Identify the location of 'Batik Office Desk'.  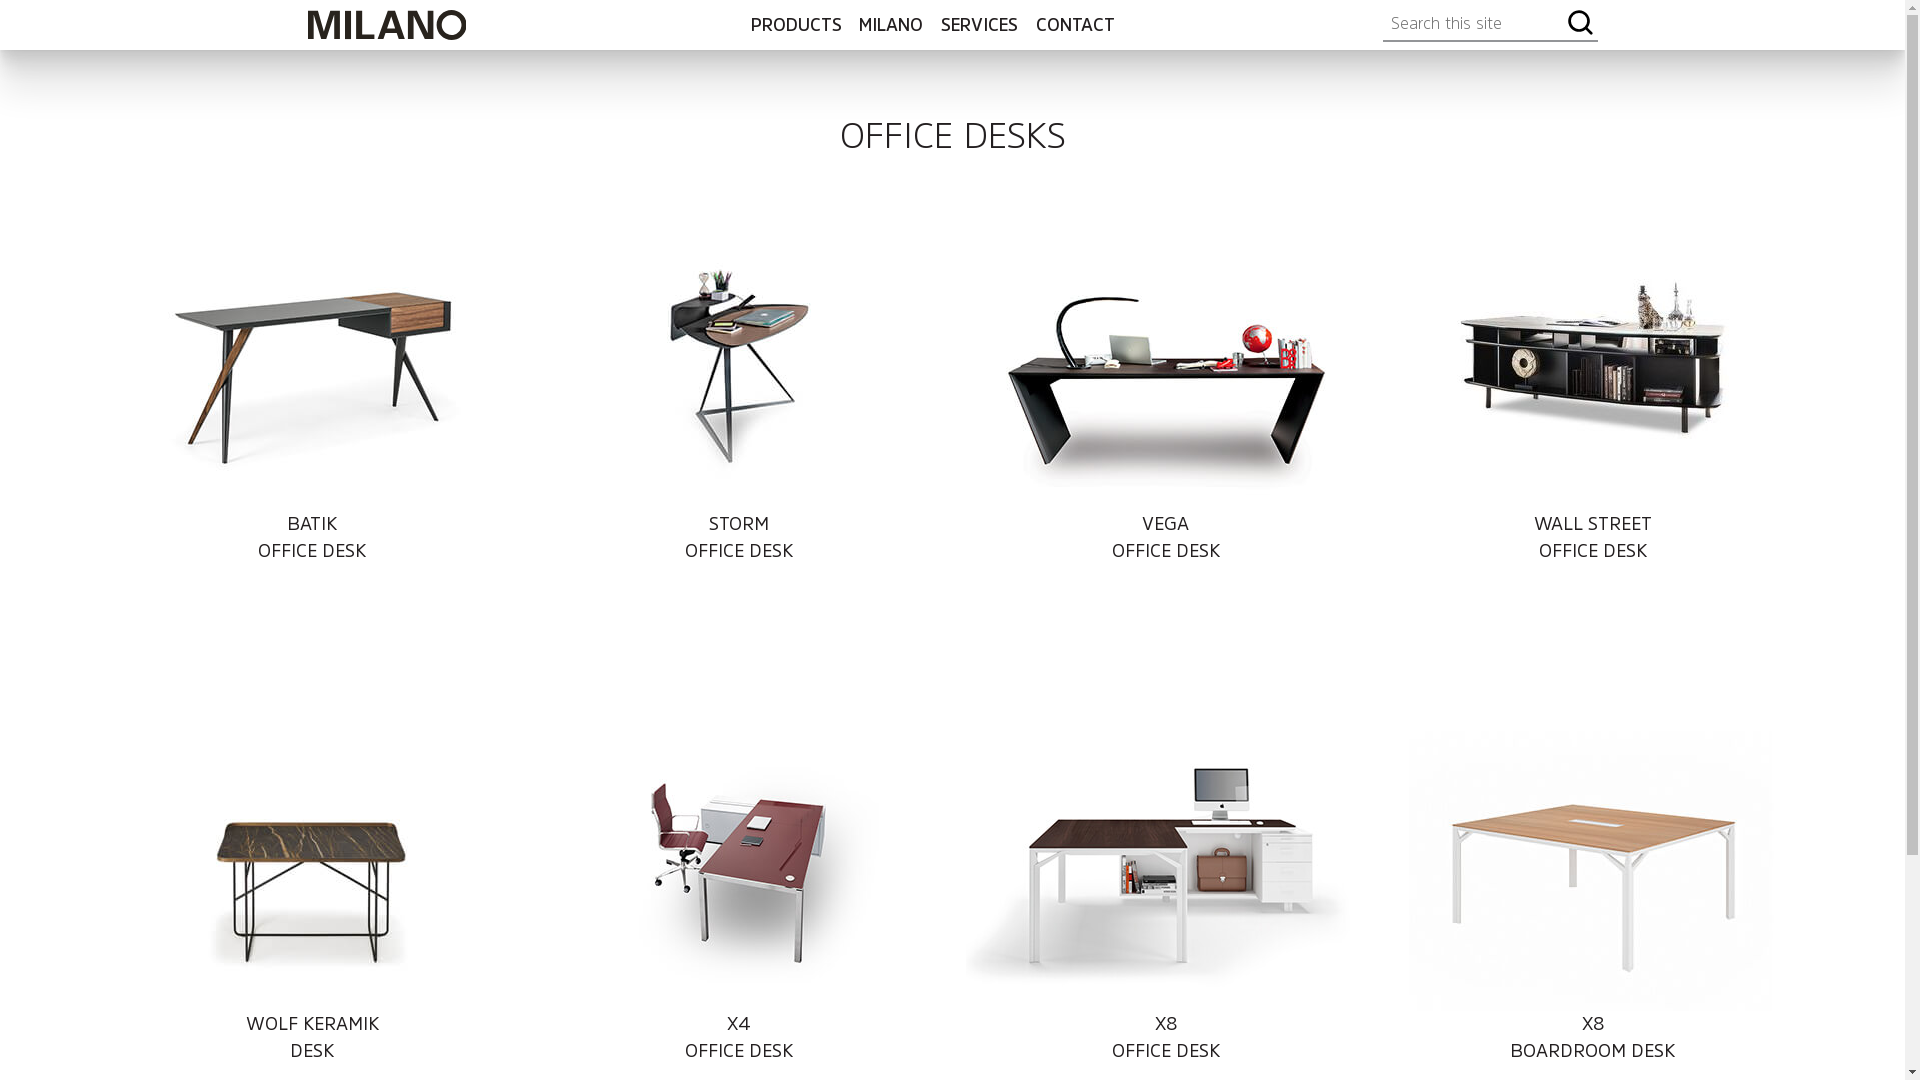
(311, 370).